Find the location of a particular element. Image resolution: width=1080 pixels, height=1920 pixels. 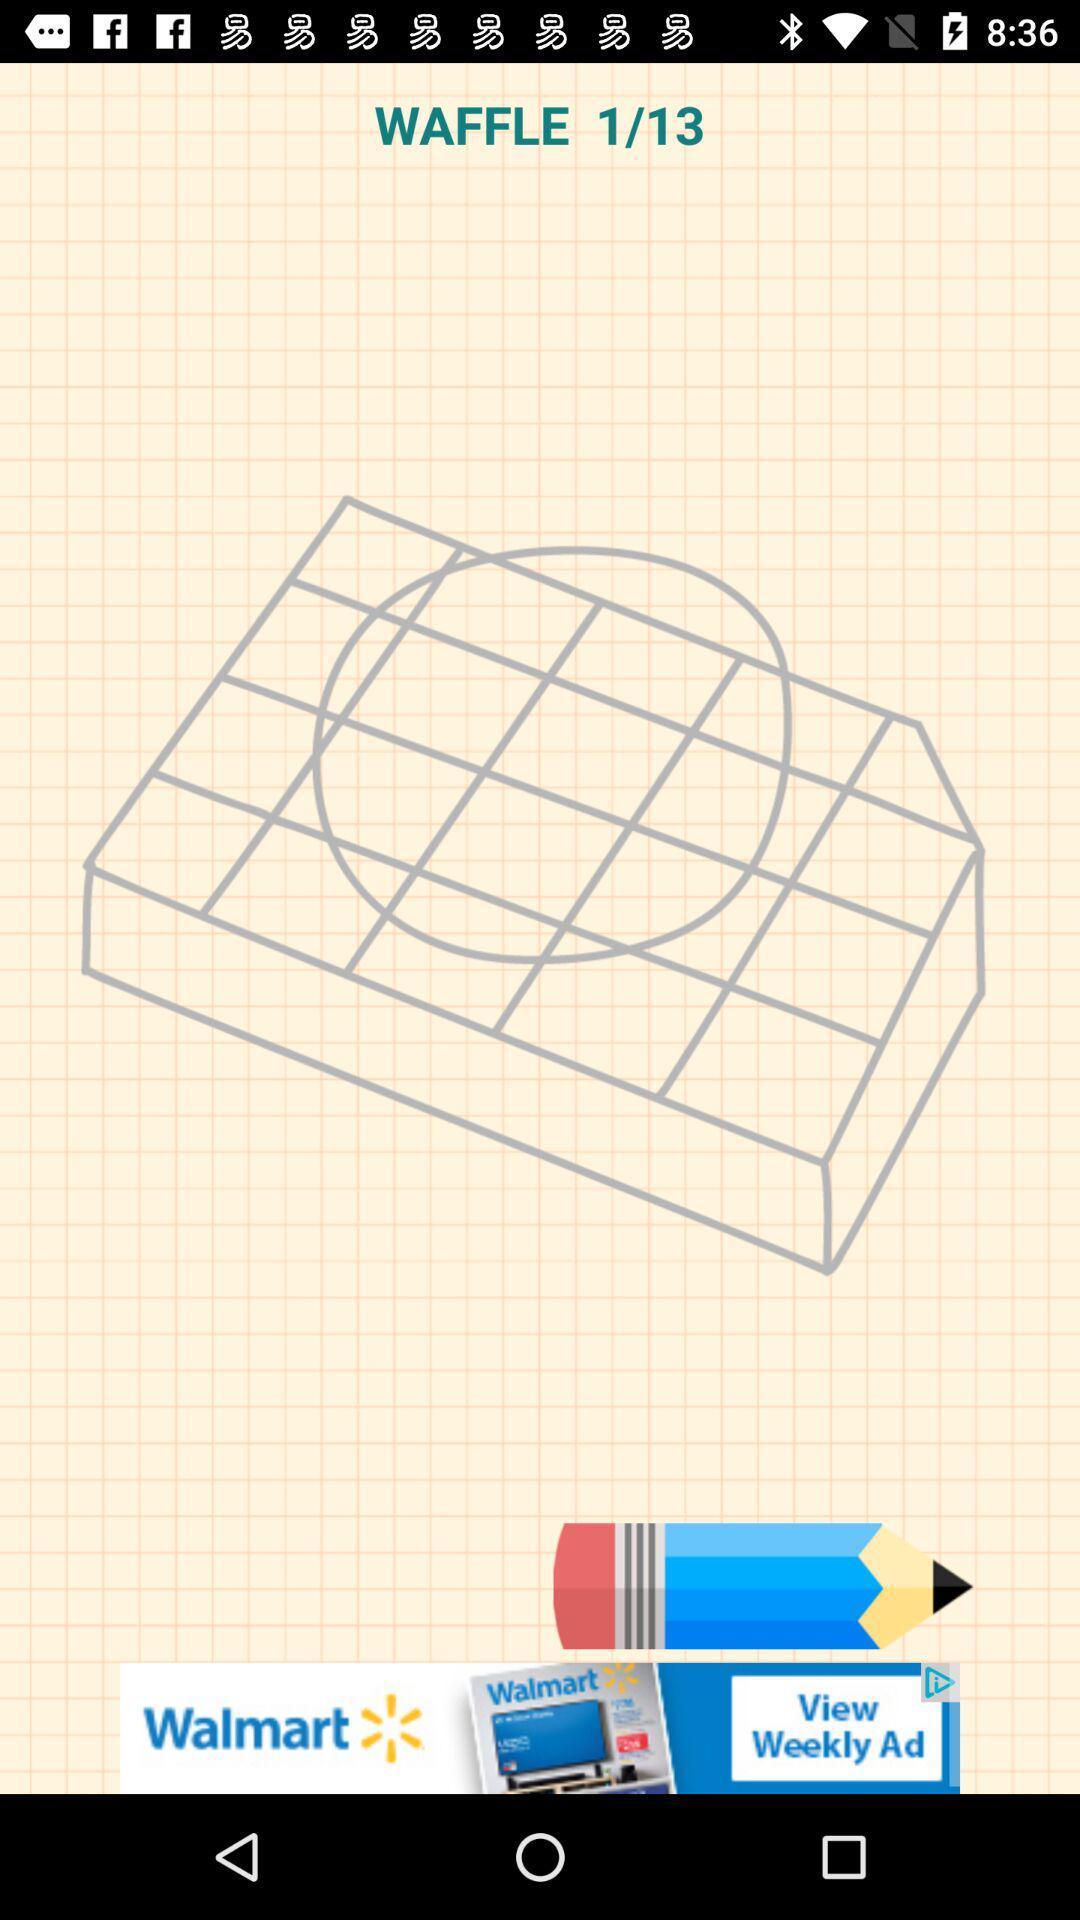

icone is located at coordinates (540, 1727).